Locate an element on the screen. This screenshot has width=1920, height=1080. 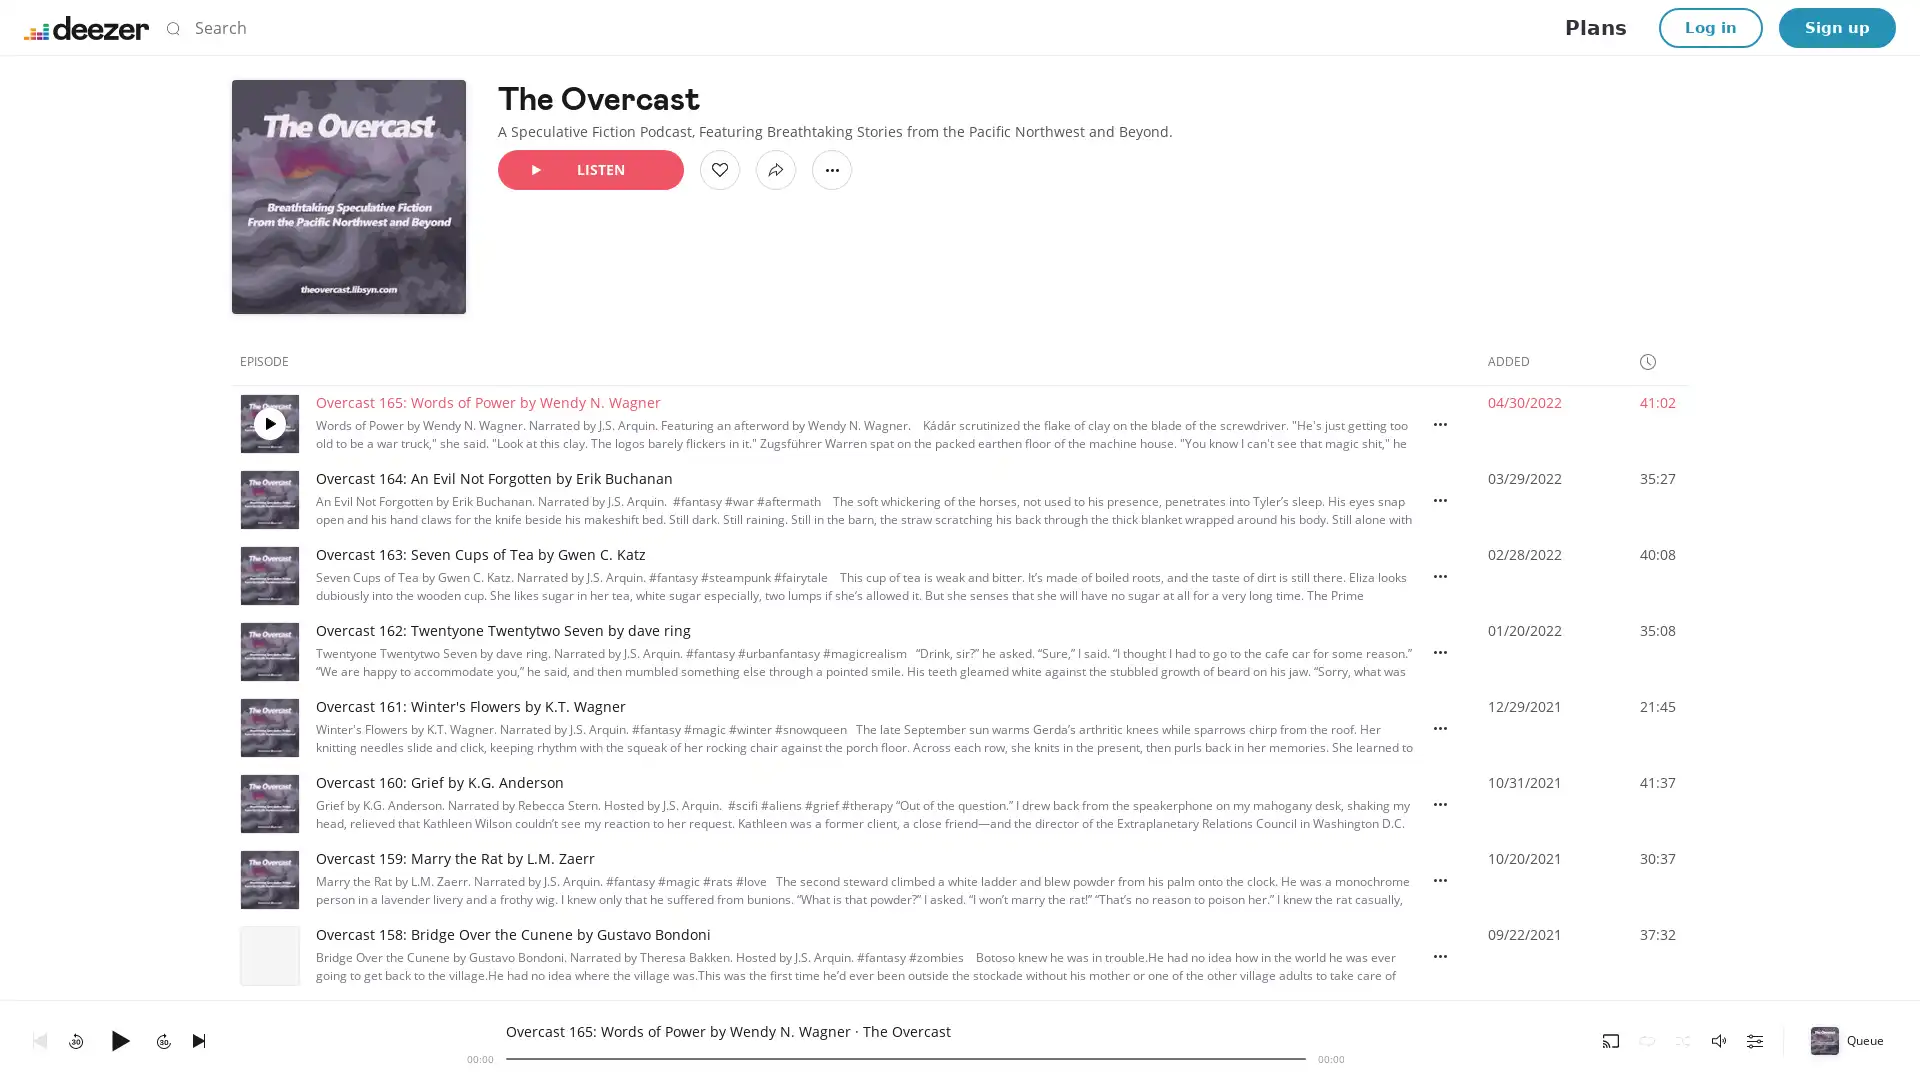
Play Overcast 164: An Evil Not Forgotten by Erik Buchanan by The Overcast is located at coordinates (268, 499).